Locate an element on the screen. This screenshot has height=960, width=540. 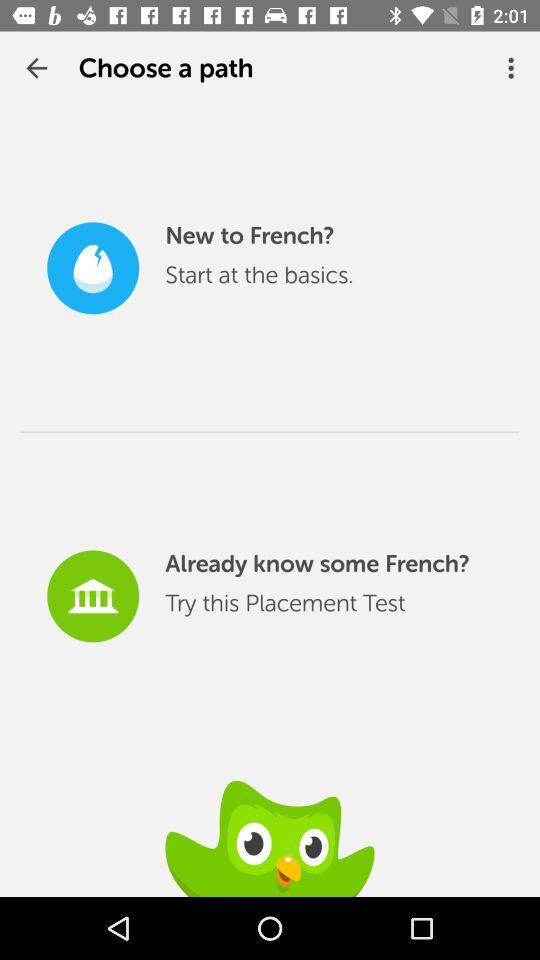
the app to the left of choose a path item is located at coordinates (36, 68).